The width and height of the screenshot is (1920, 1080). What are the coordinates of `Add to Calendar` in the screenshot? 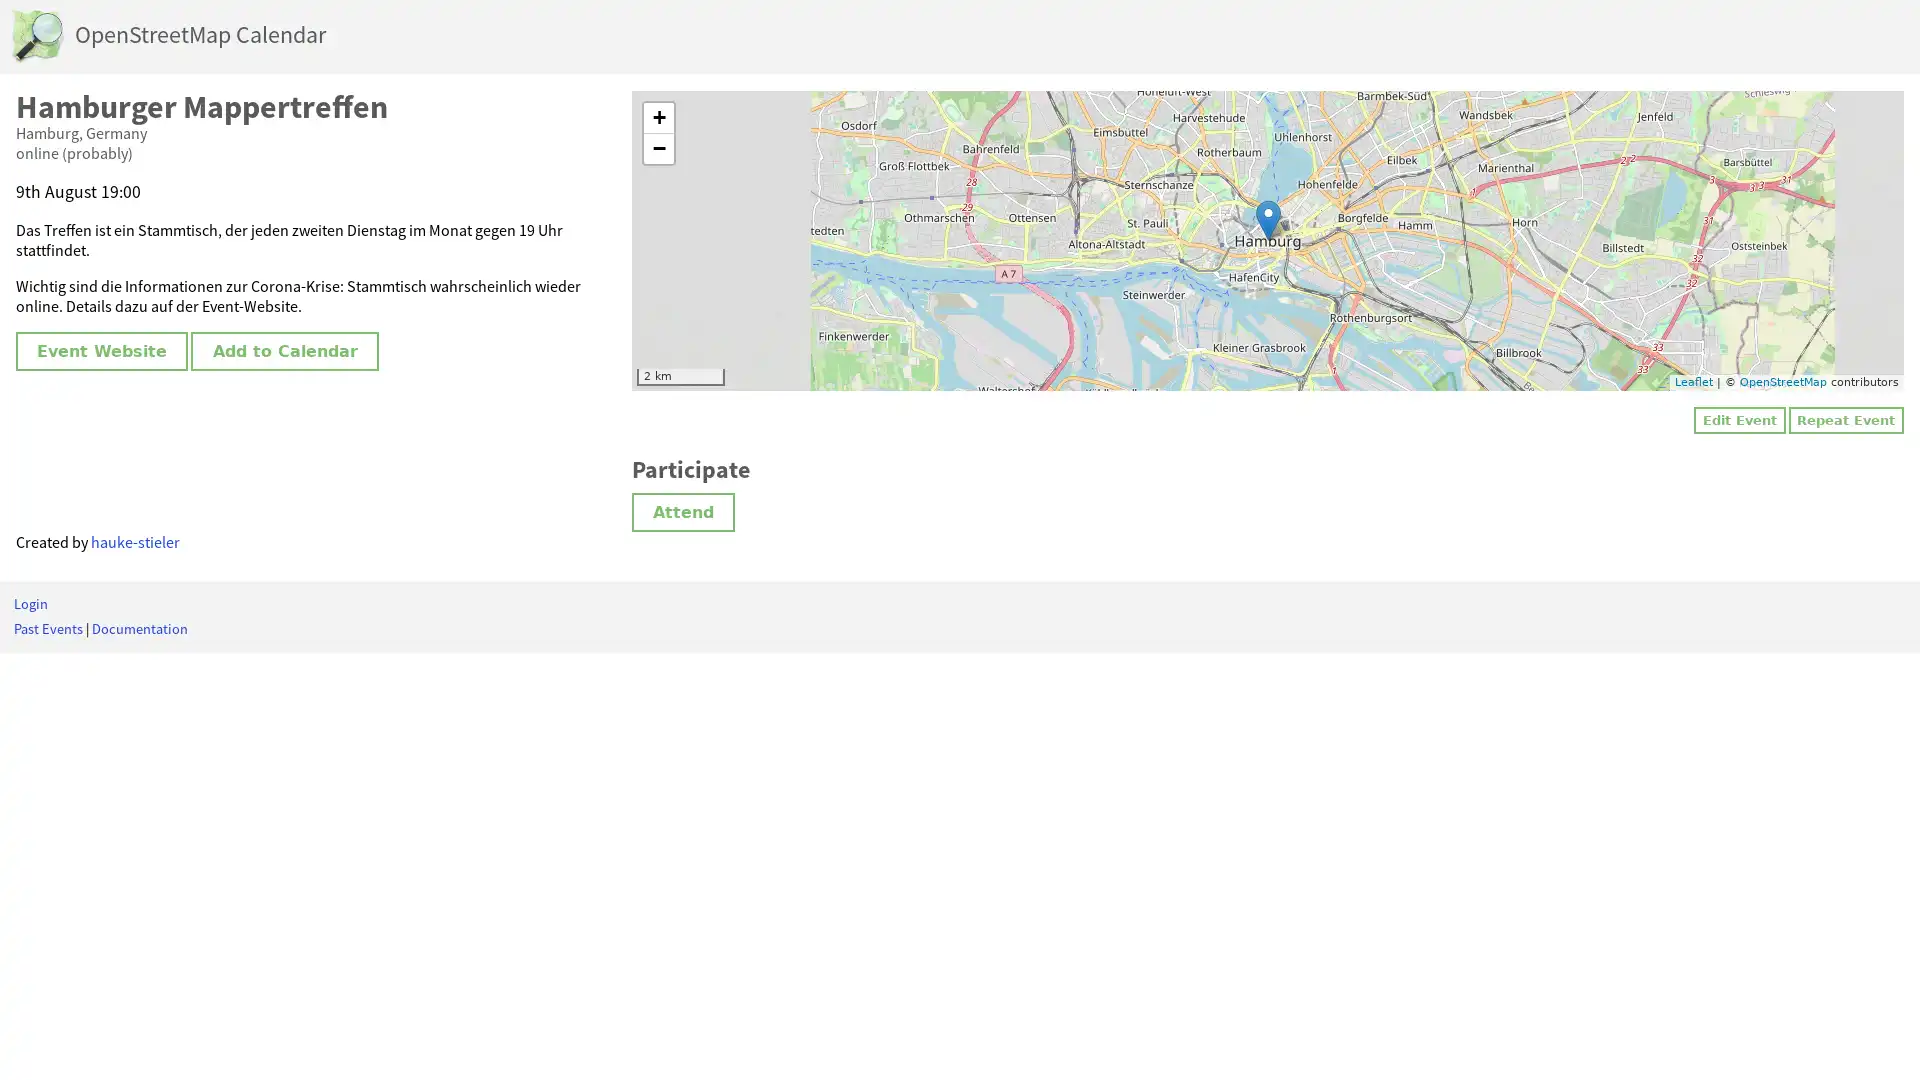 It's located at (283, 350).